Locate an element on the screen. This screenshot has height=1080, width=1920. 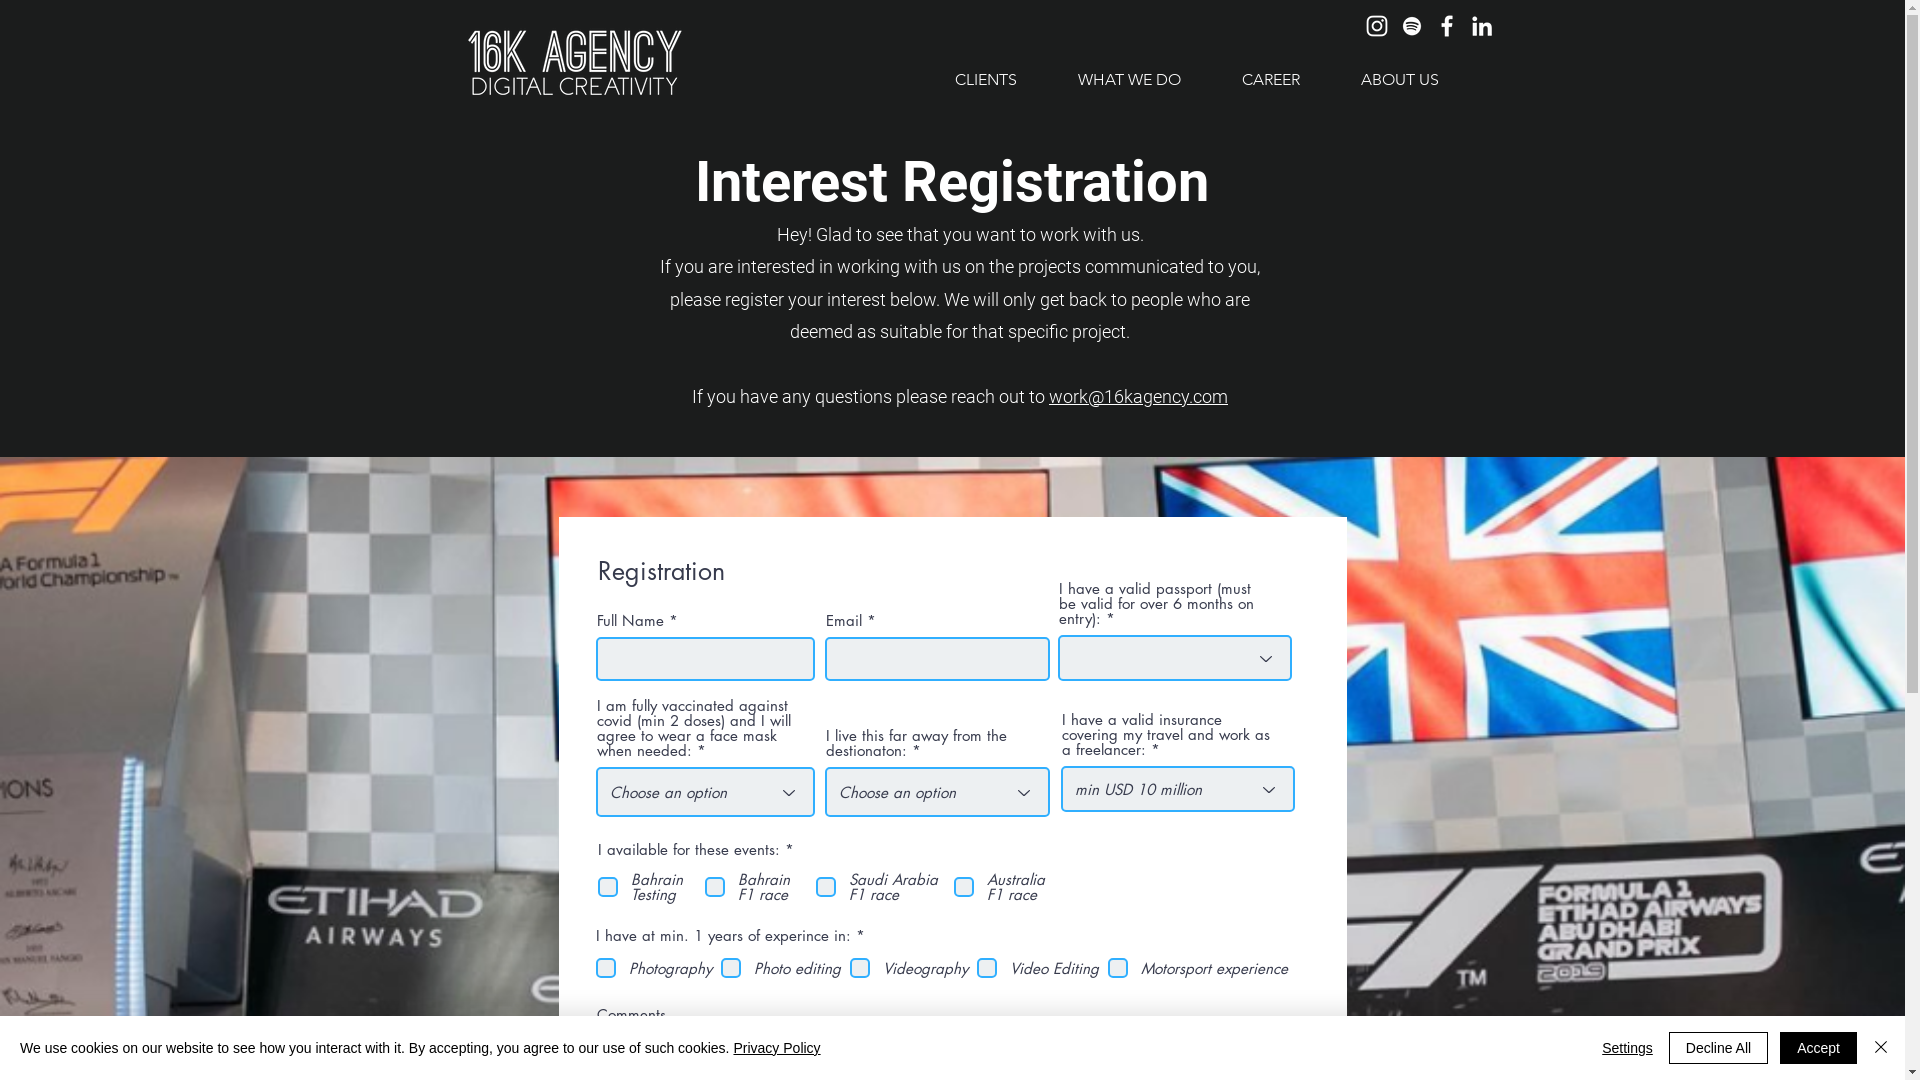
'WHAT WE DO' is located at coordinates (1128, 78).